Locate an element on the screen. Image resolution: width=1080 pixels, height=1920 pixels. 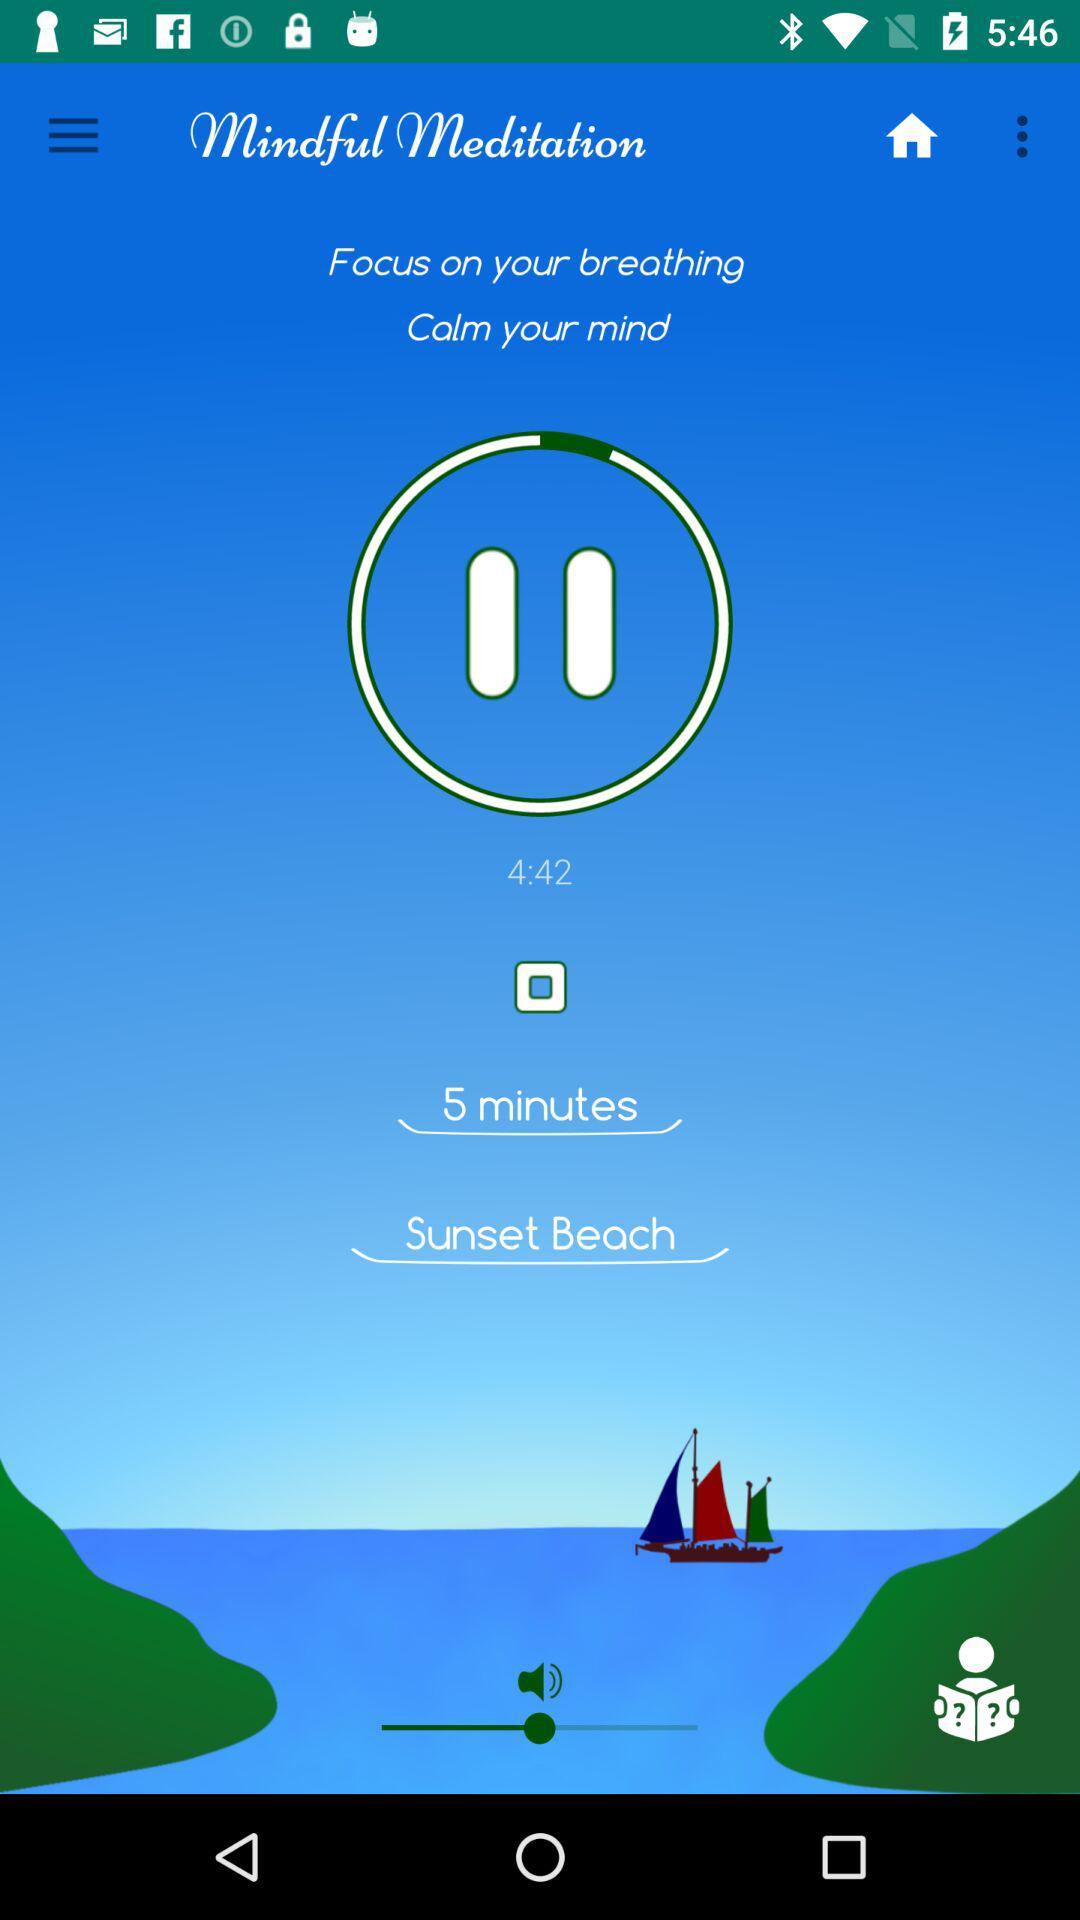
the icon next to mindful meditation is located at coordinates (72, 135).